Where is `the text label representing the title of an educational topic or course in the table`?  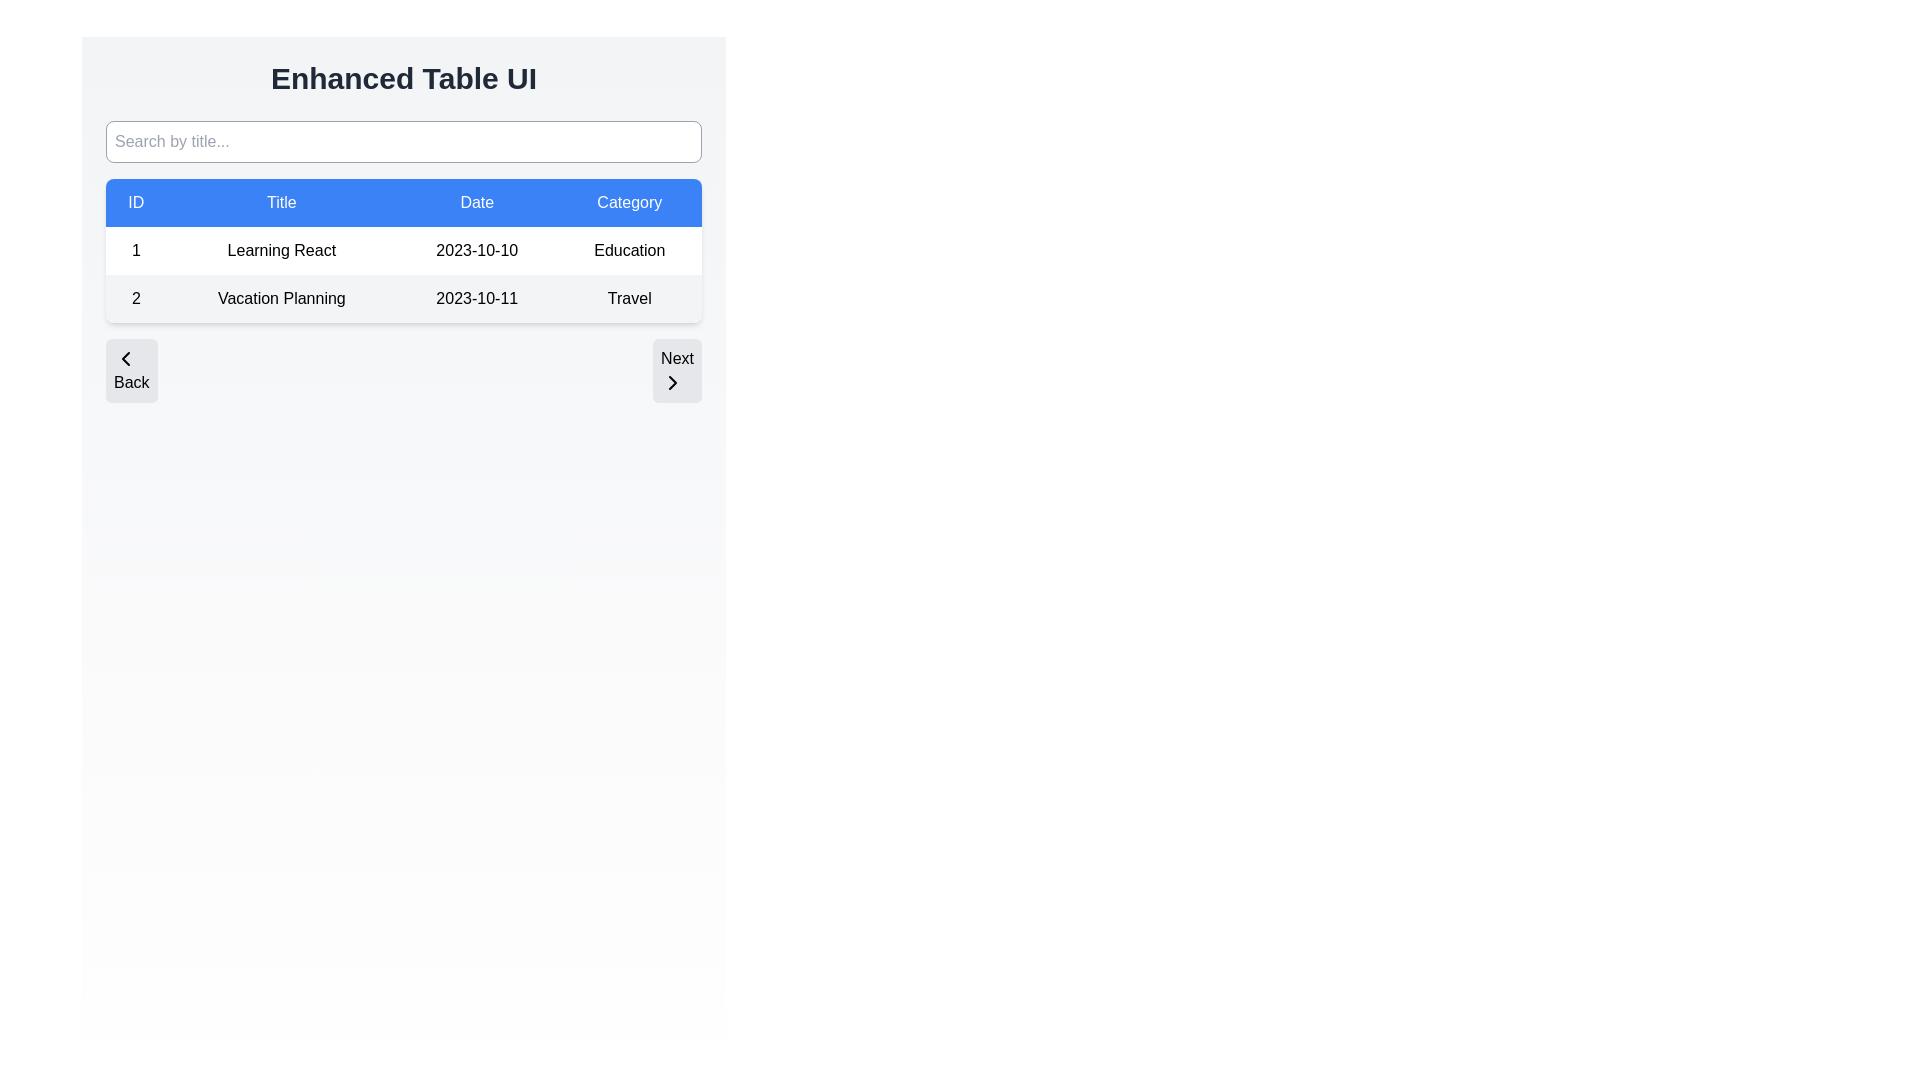 the text label representing the title of an educational topic or course in the table is located at coordinates (280, 249).